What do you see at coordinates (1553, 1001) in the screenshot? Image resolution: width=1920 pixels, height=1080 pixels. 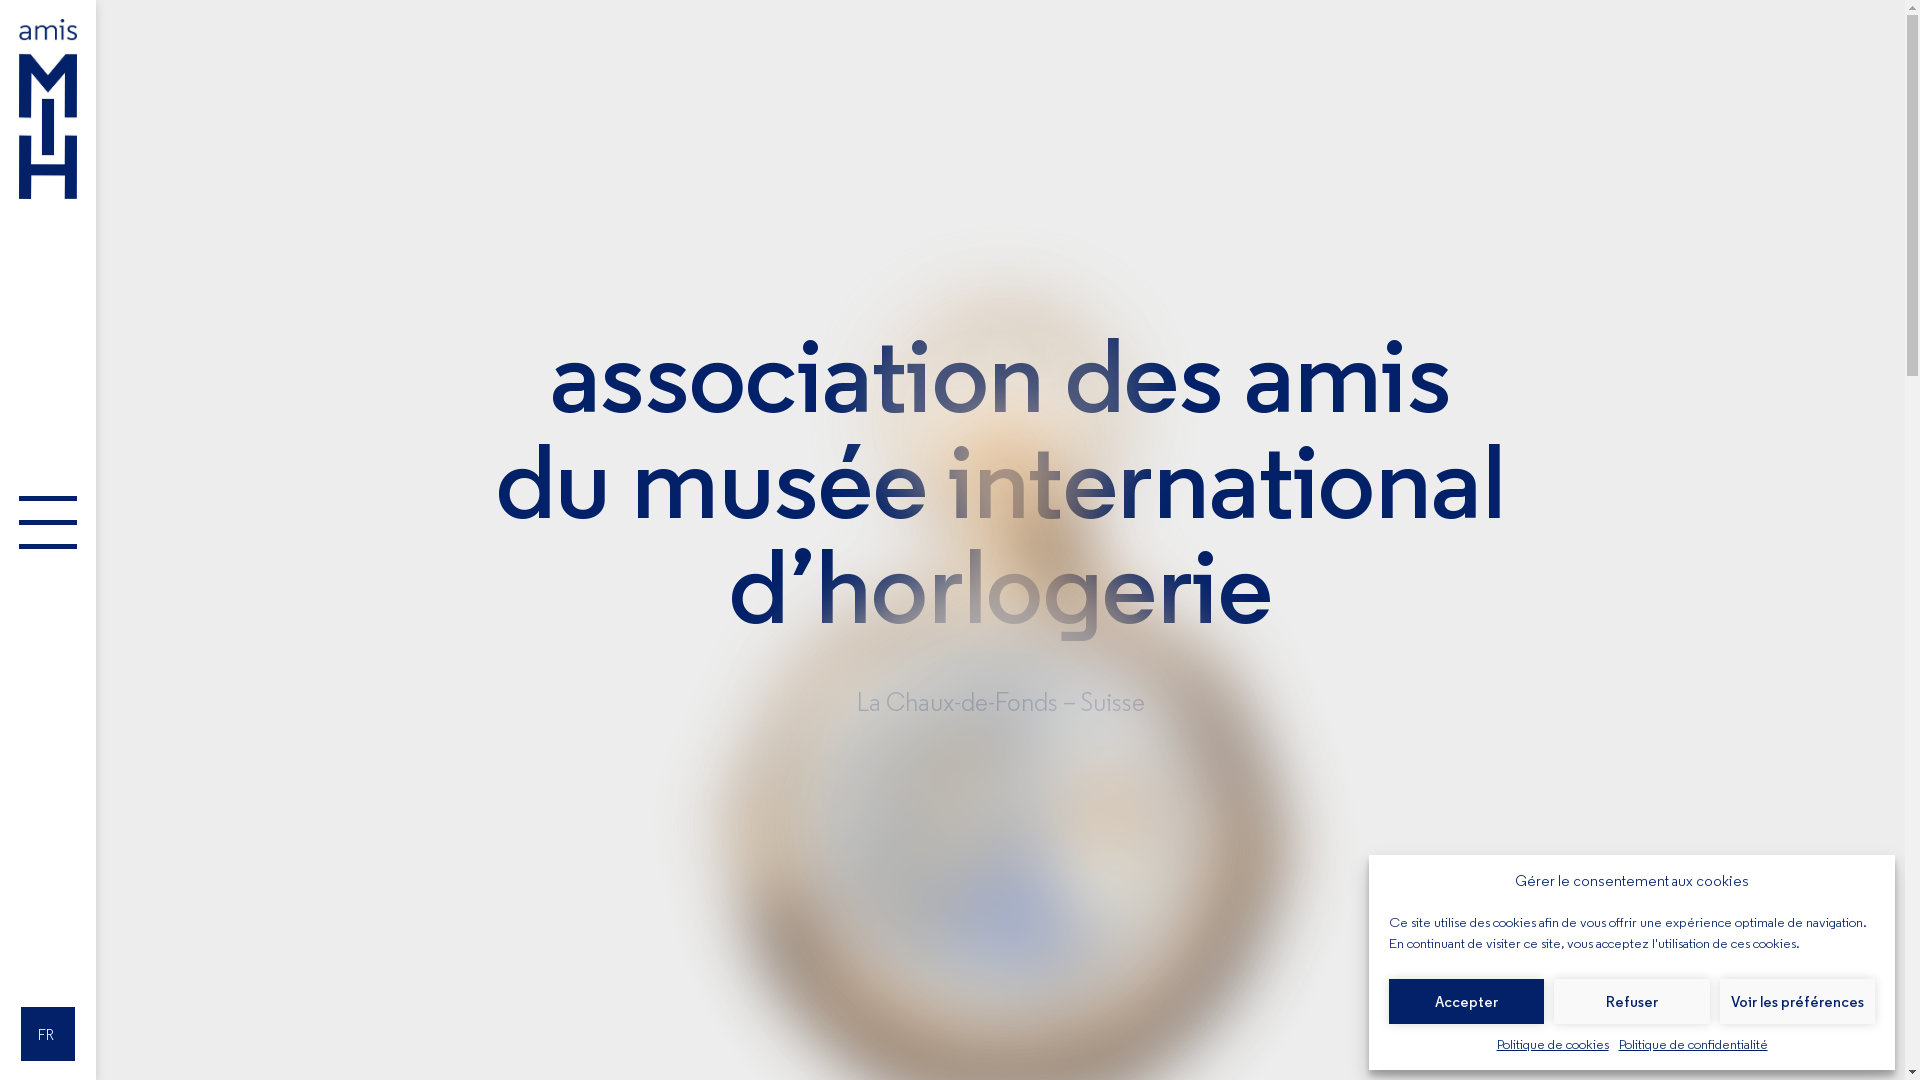 I see `'Refuser'` at bounding box center [1553, 1001].